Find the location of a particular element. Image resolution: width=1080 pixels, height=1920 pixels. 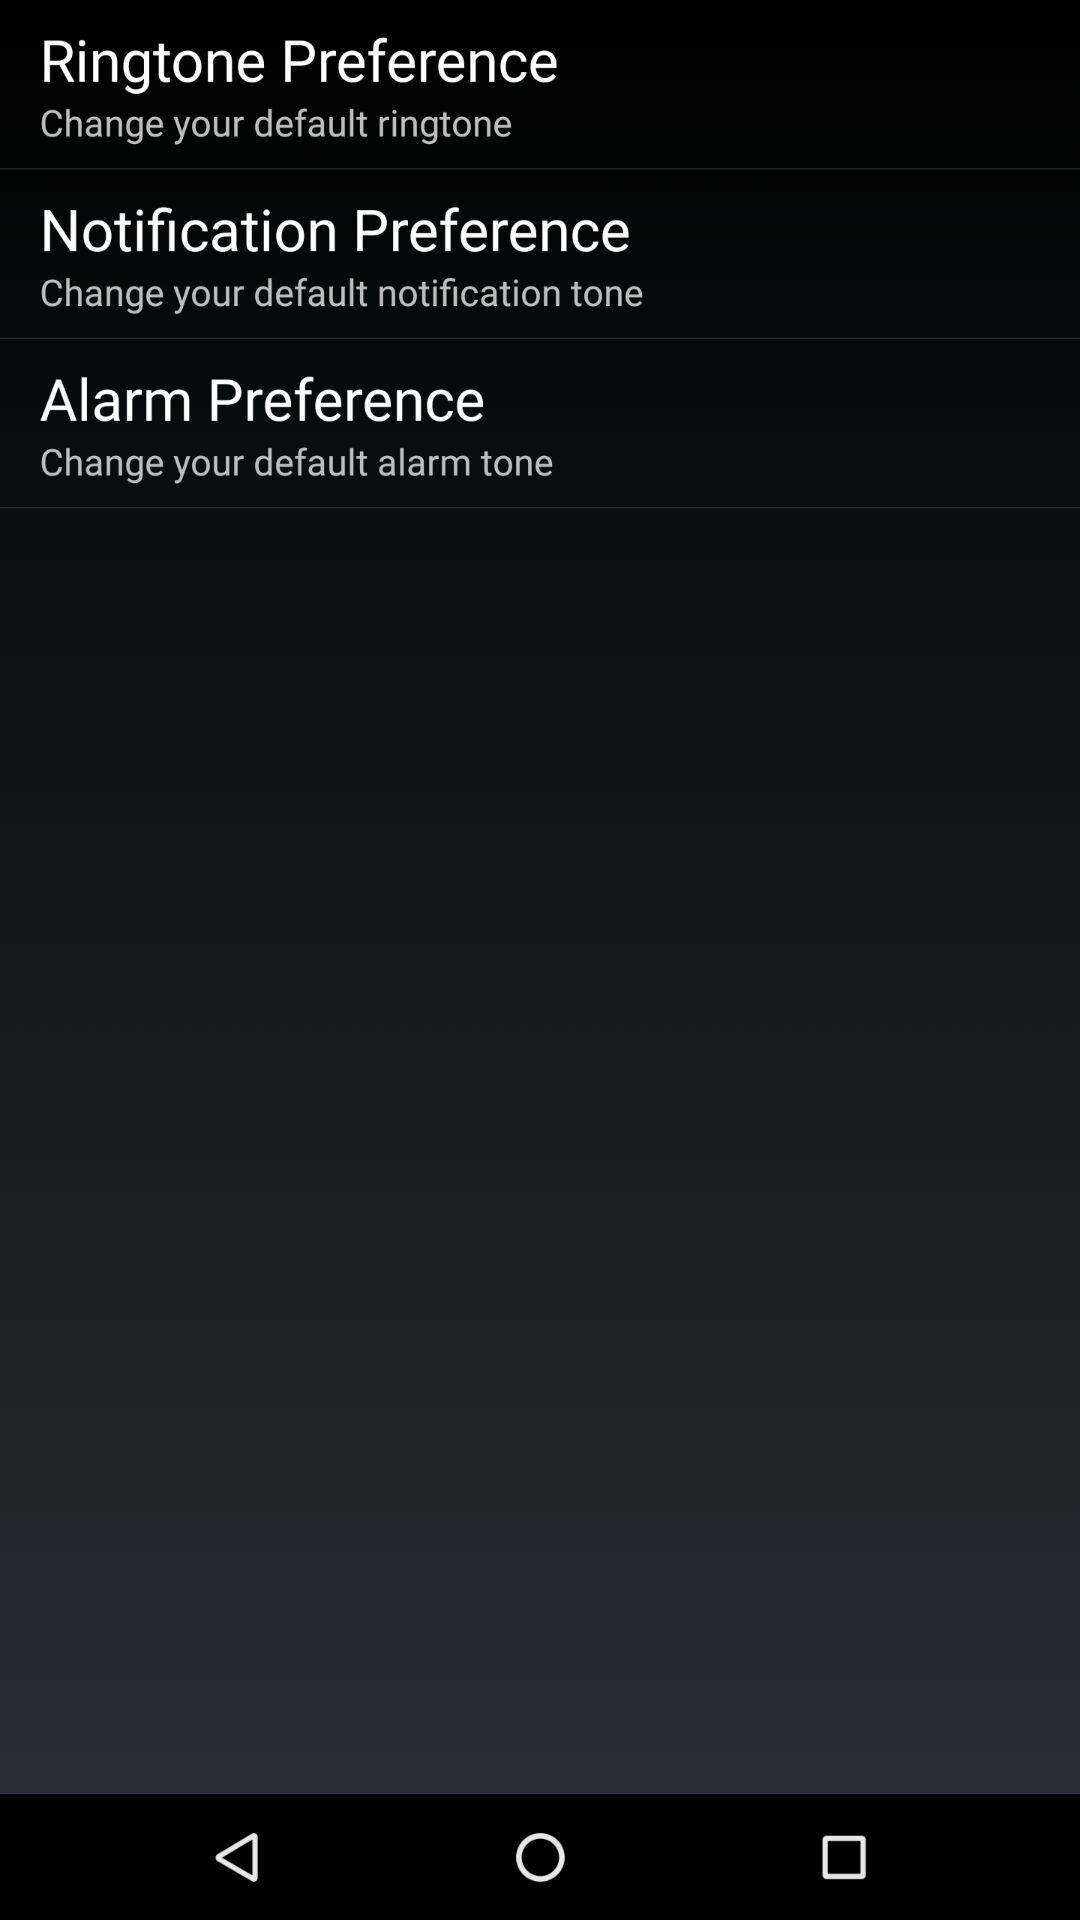

the ringtone preference app is located at coordinates (299, 58).